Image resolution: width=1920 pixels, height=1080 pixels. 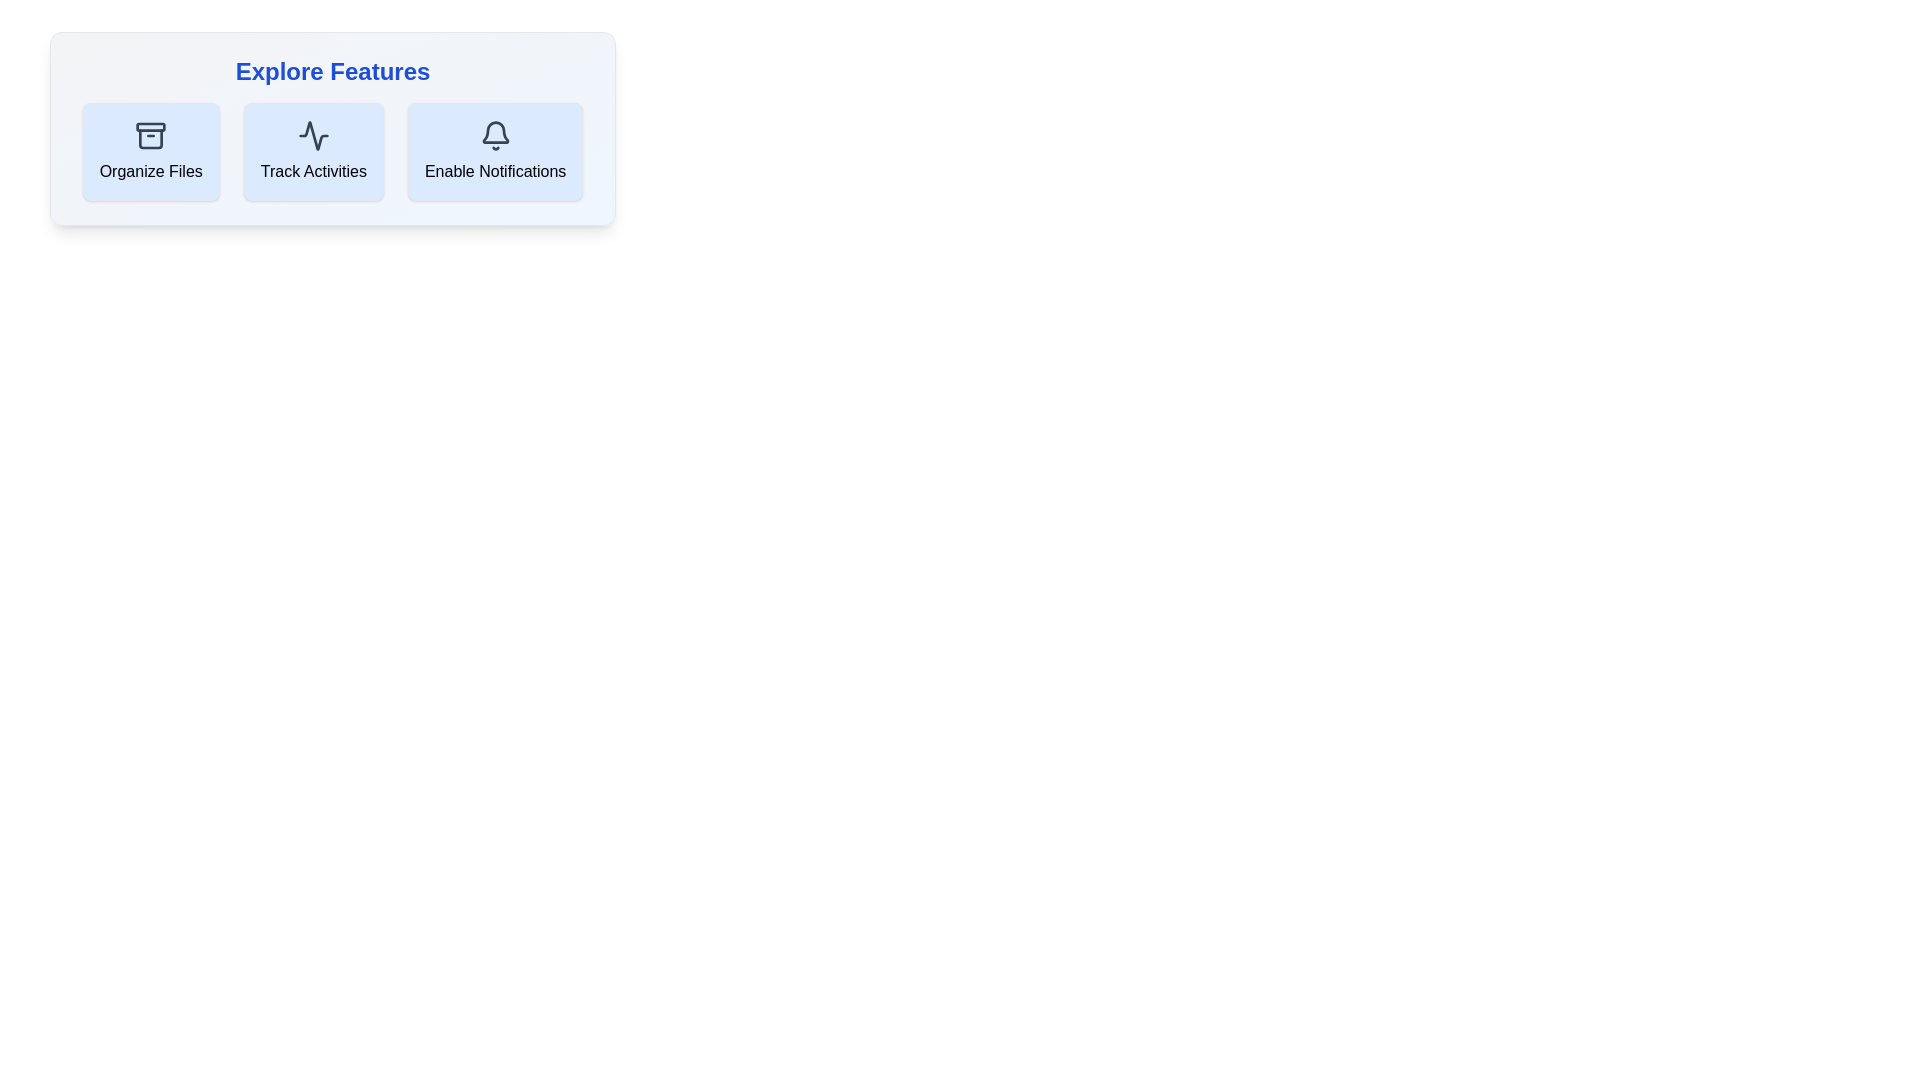 What do you see at coordinates (150, 138) in the screenshot?
I see `the main body of the archive box icon located in the 'Explore Features' section at the top center of the interface` at bounding box center [150, 138].